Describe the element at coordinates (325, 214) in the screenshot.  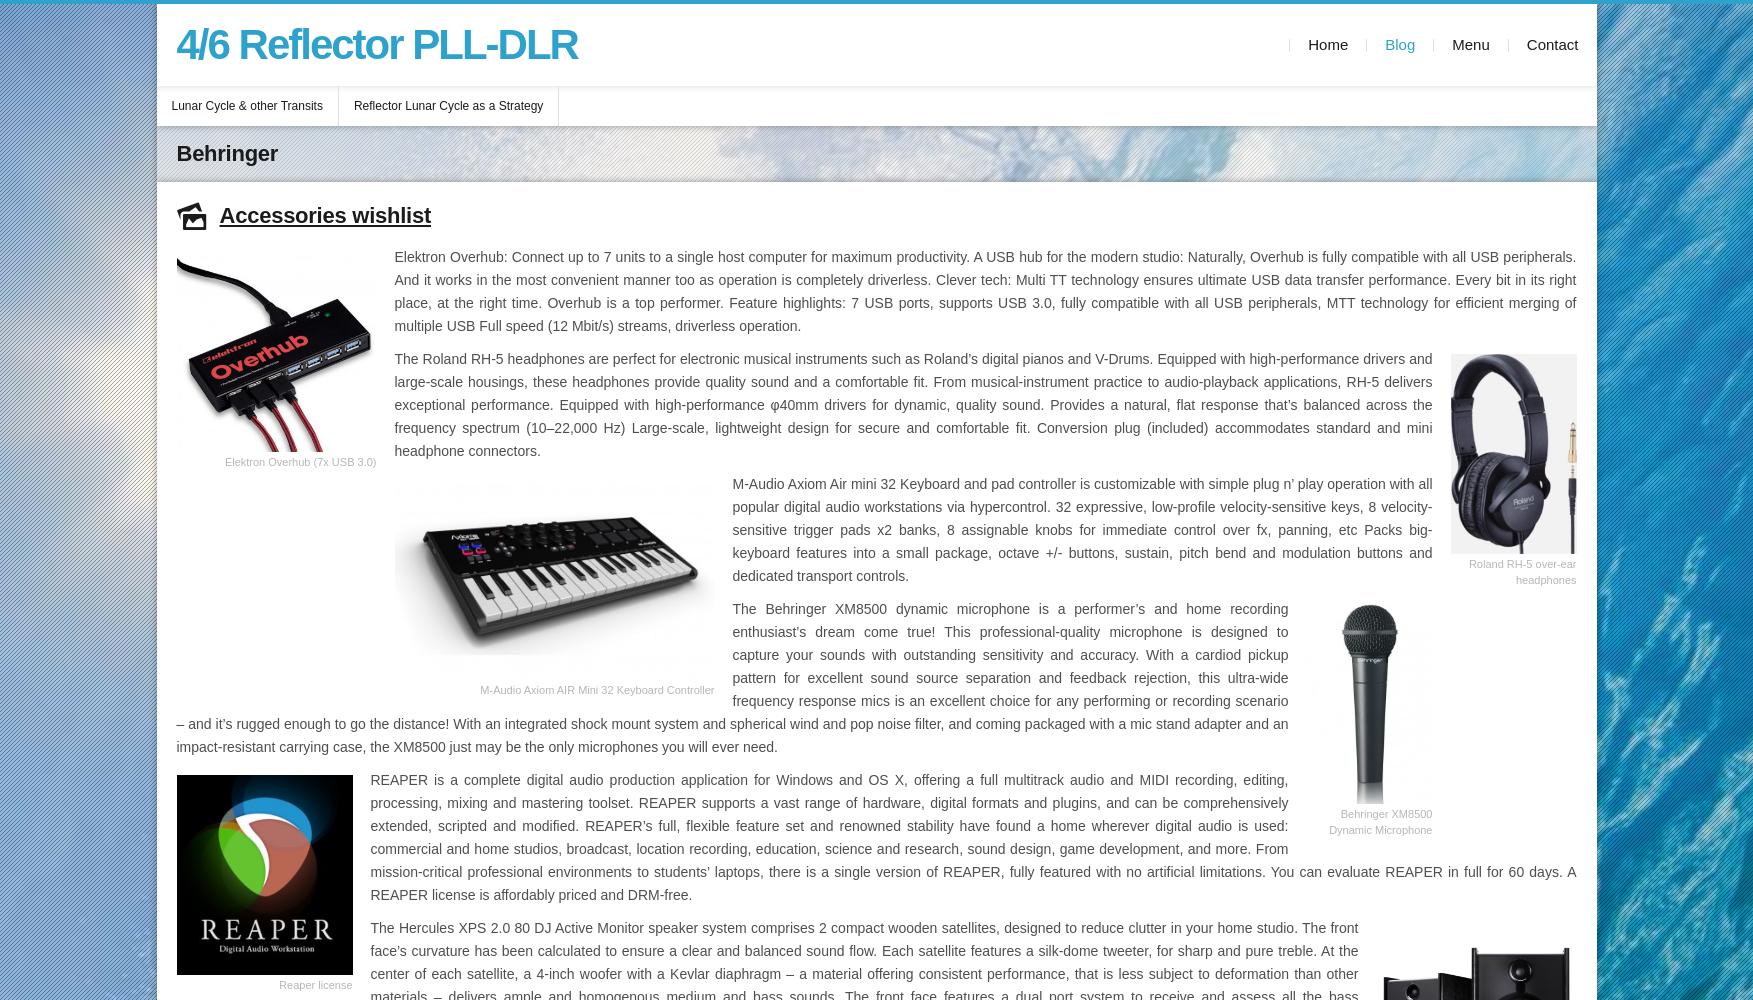
I see `'Accessories wishlist'` at that location.